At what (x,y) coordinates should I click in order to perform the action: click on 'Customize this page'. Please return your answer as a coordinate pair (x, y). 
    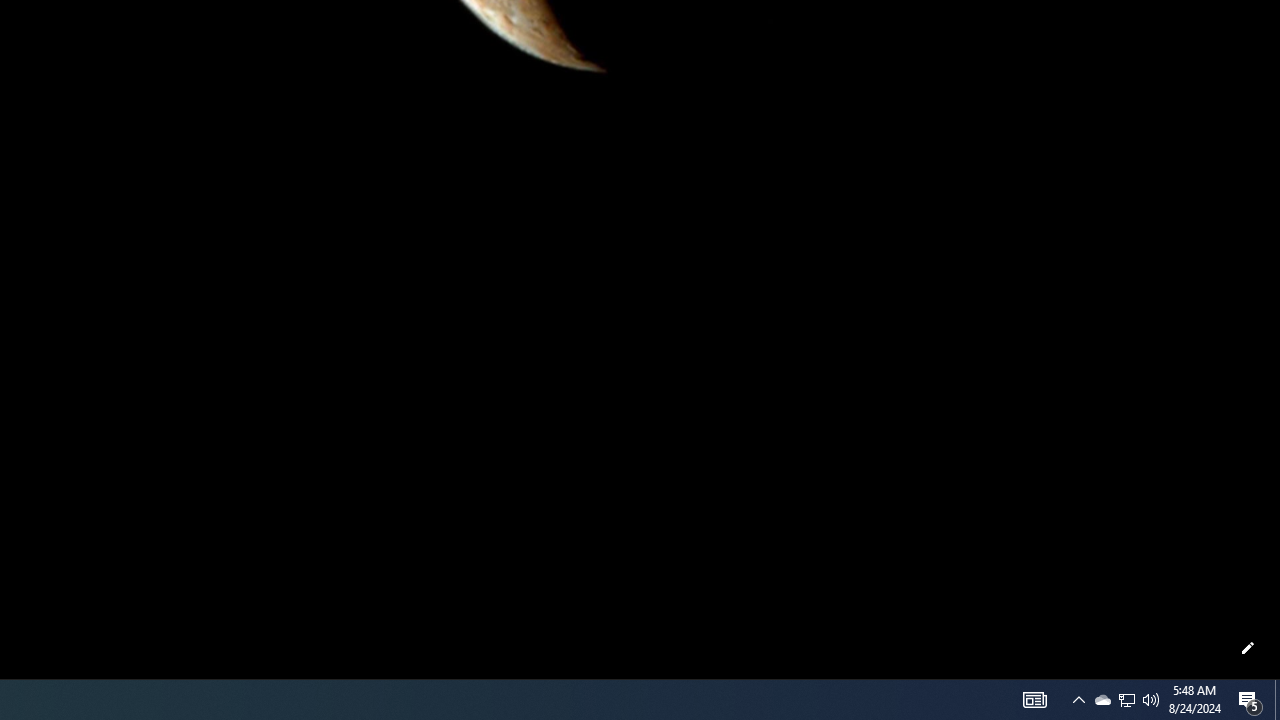
    Looking at the image, I should click on (1247, 648).